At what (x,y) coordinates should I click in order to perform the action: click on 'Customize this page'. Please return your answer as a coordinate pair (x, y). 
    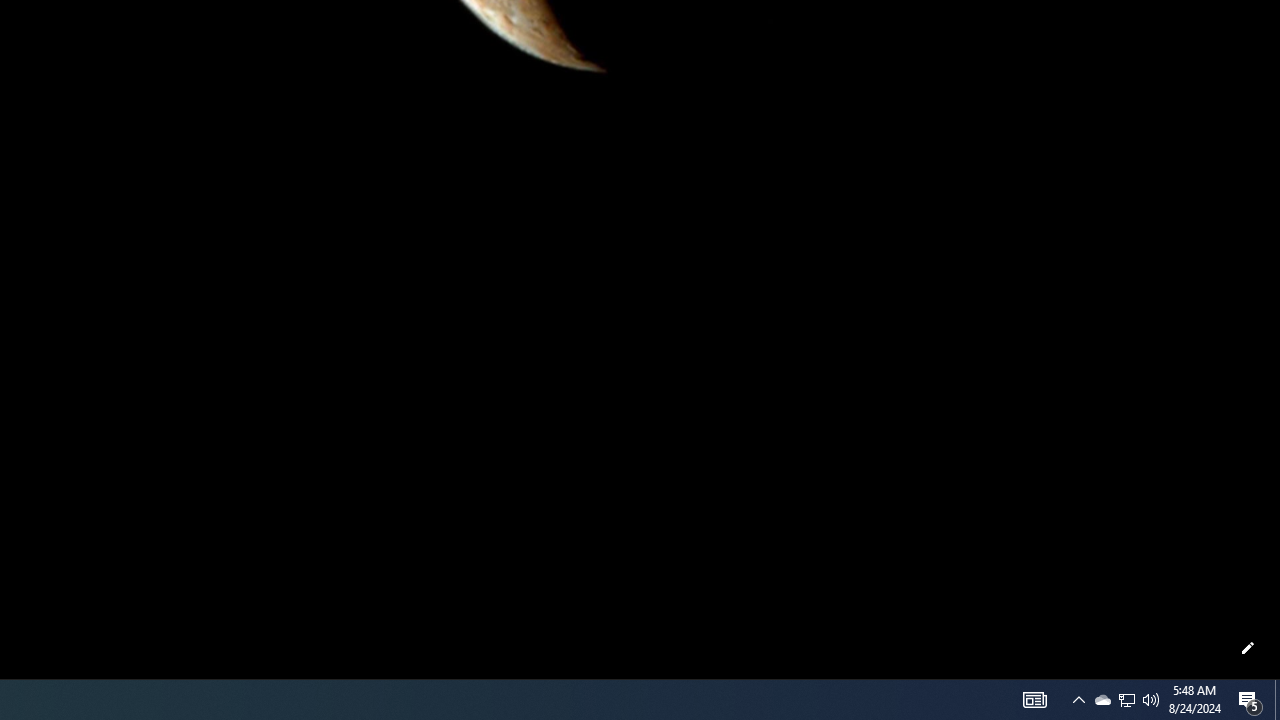
    Looking at the image, I should click on (1247, 648).